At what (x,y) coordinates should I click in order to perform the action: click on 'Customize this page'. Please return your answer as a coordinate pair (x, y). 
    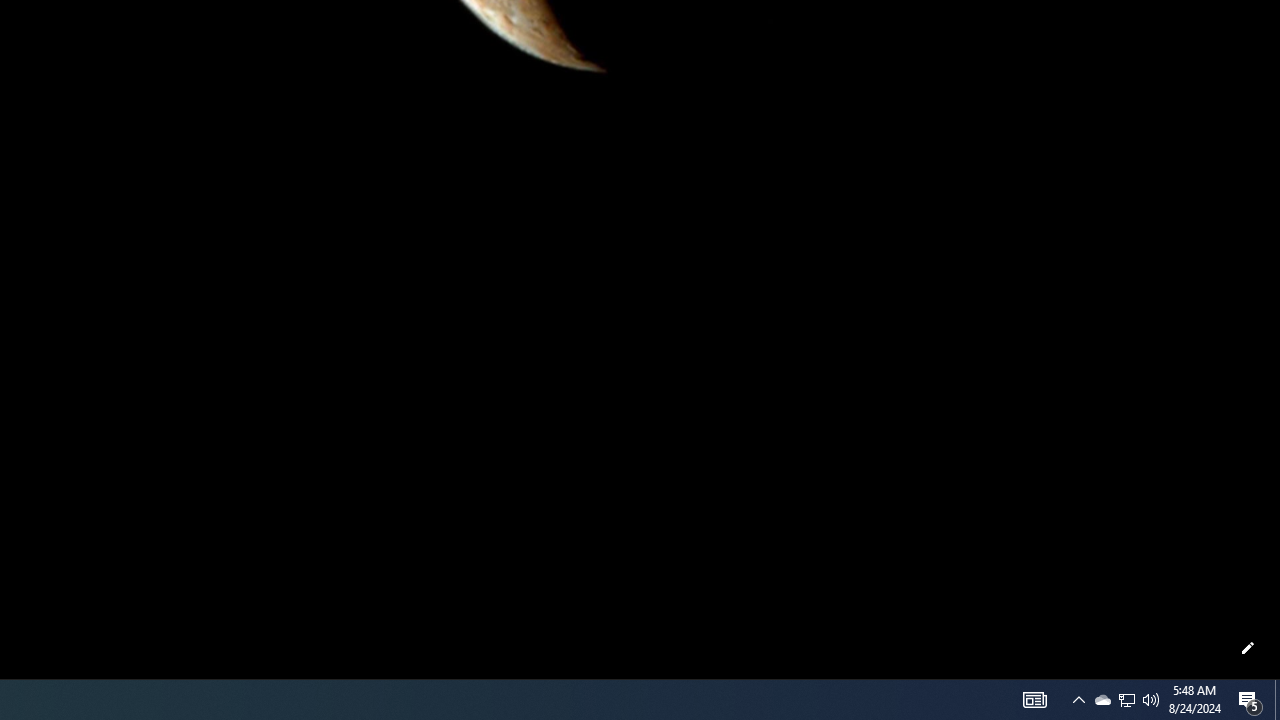
    Looking at the image, I should click on (1247, 648).